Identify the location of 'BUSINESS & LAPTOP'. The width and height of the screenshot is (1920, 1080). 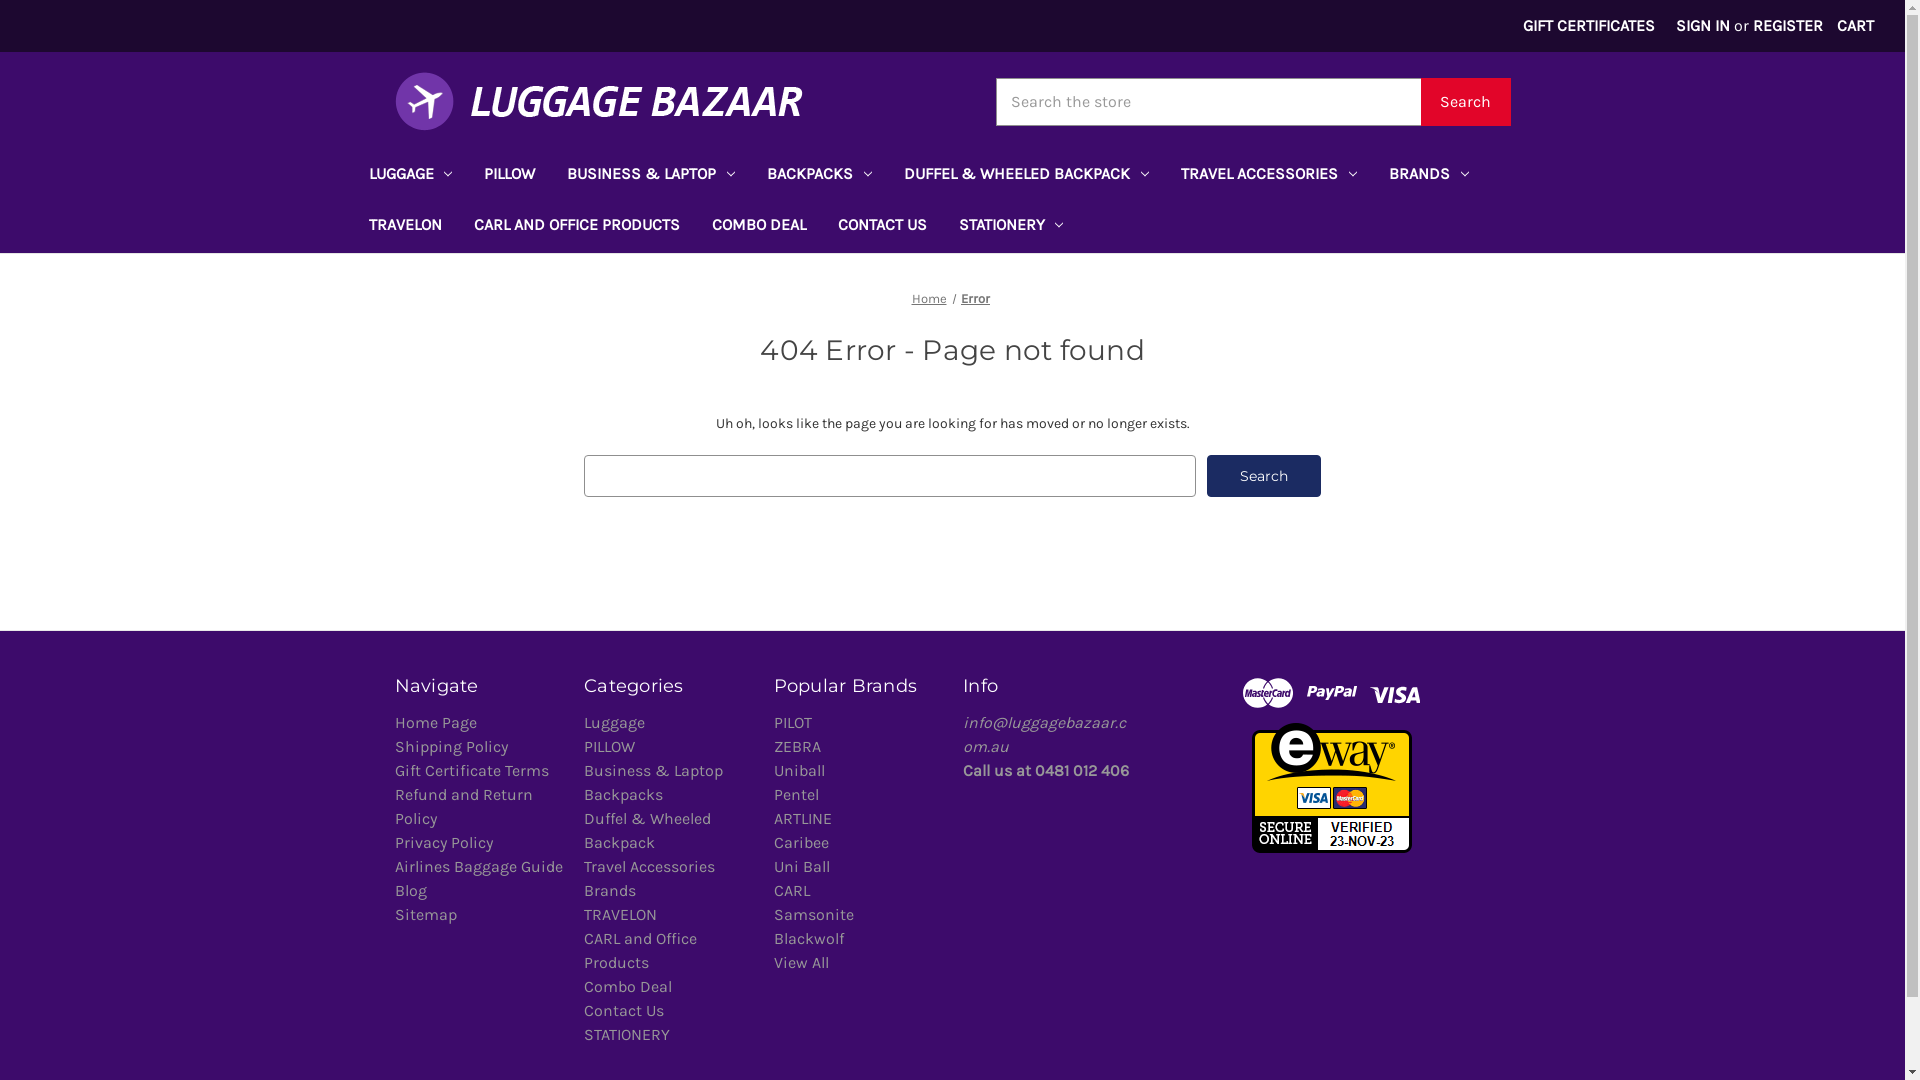
(651, 175).